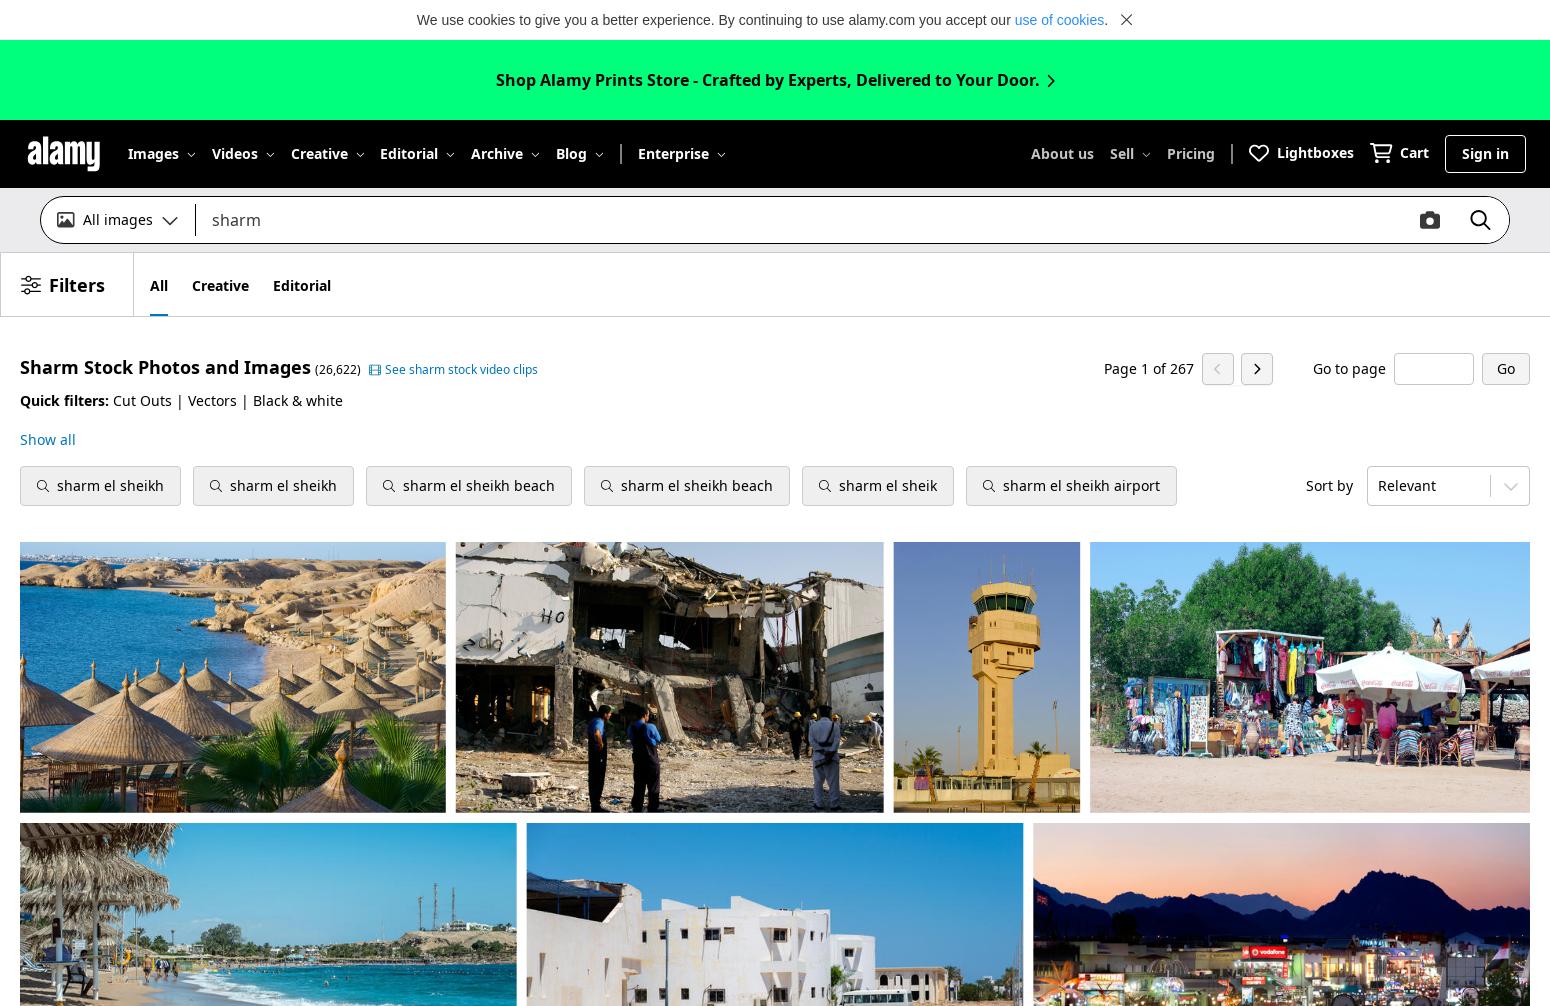 The width and height of the screenshot is (1550, 1006). What do you see at coordinates (643, 392) in the screenshot?
I see `'Travel'` at bounding box center [643, 392].